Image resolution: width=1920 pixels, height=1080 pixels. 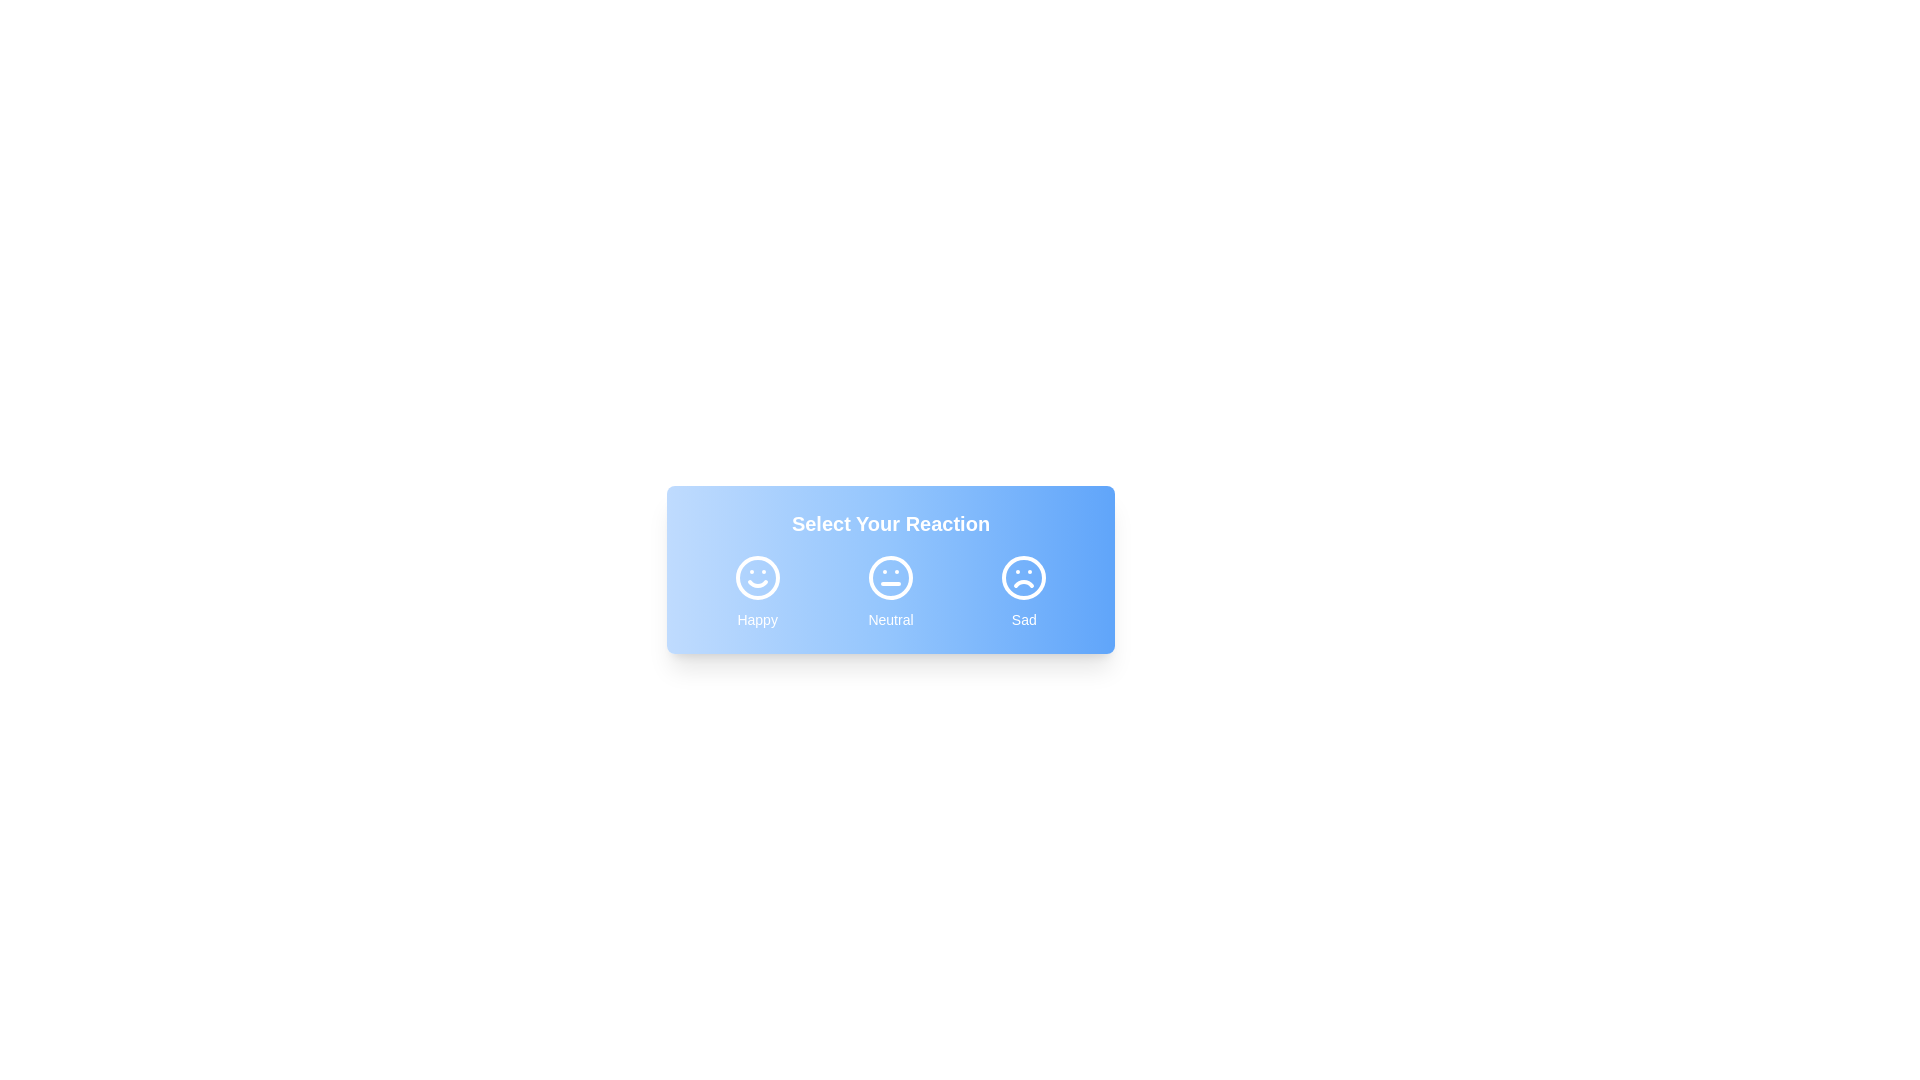 What do you see at coordinates (1024, 590) in the screenshot?
I see `the button corresponding to the reaction Sad` at bounding box center [1024, 590].